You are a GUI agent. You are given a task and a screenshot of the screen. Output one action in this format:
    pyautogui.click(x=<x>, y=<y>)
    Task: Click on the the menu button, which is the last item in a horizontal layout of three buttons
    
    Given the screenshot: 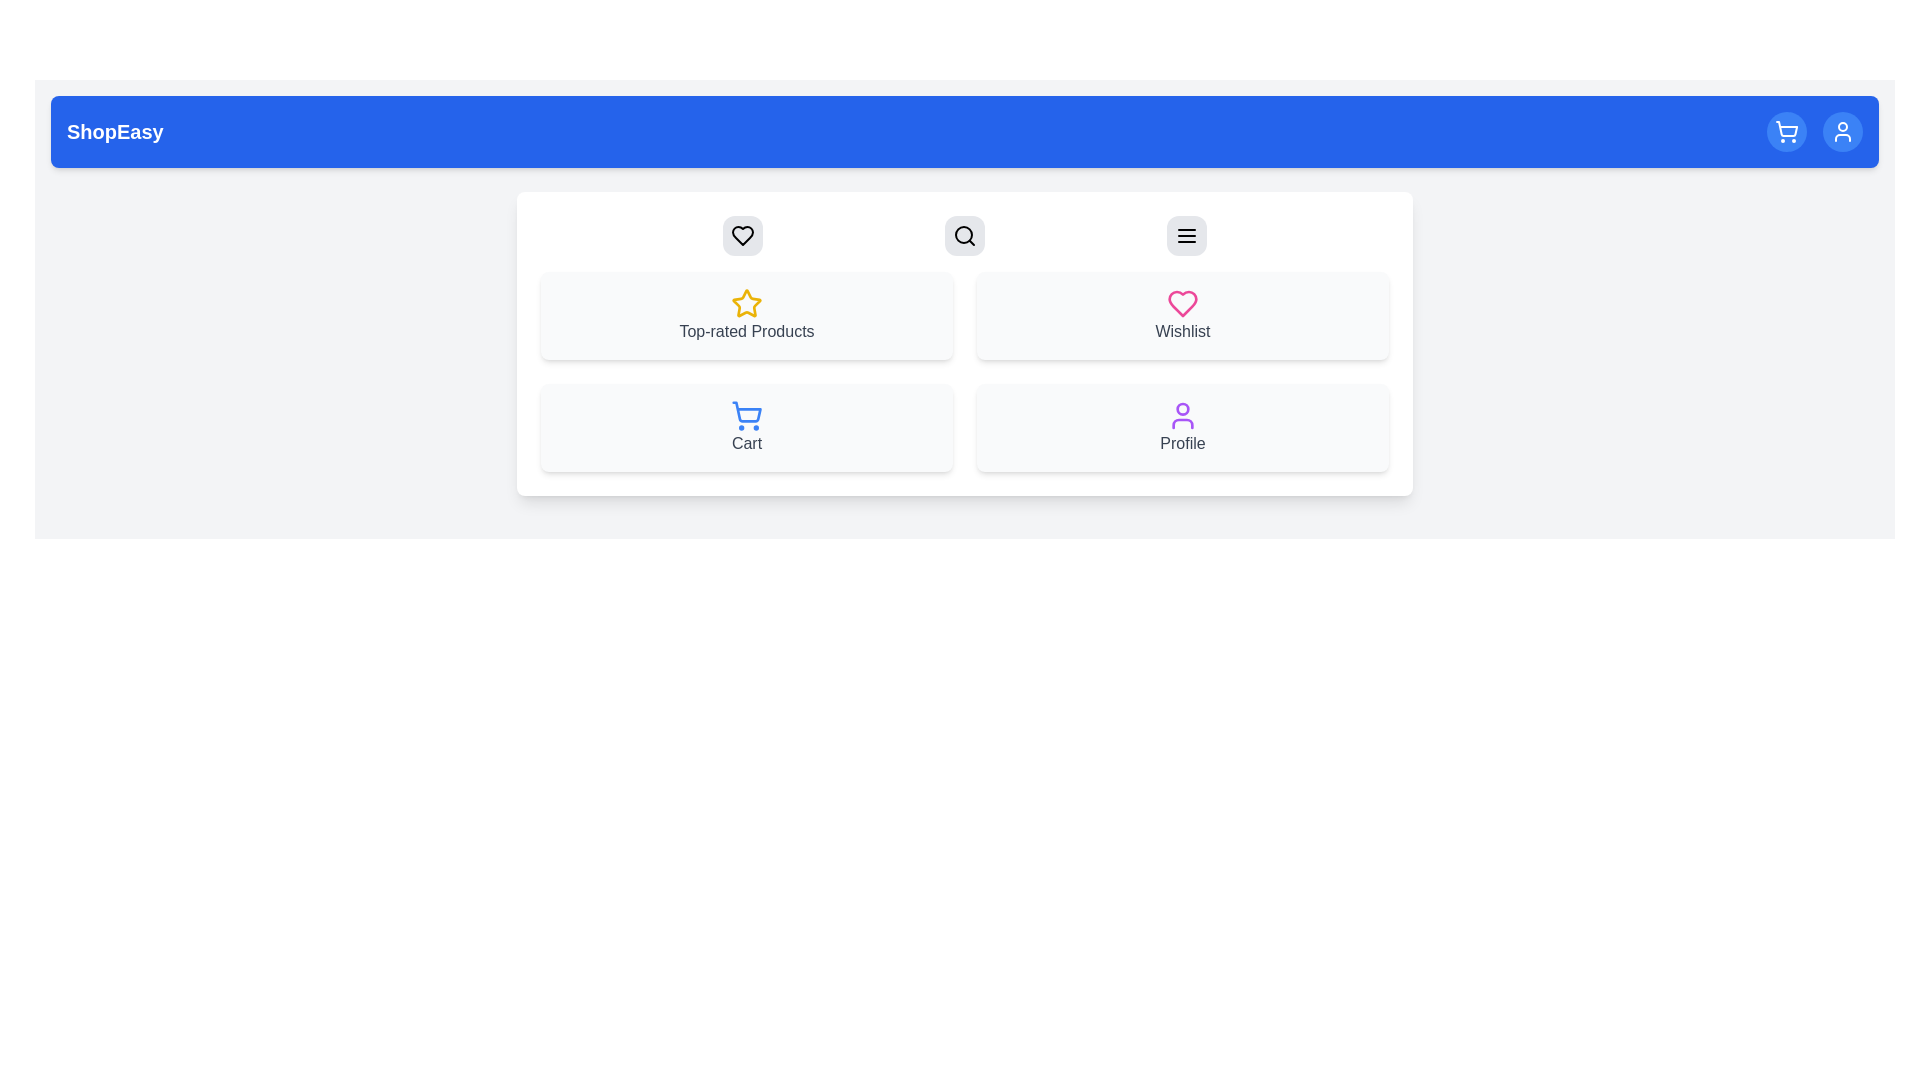 What is the action you would take?
    pyautogui.click(x=1186, y=234)
    